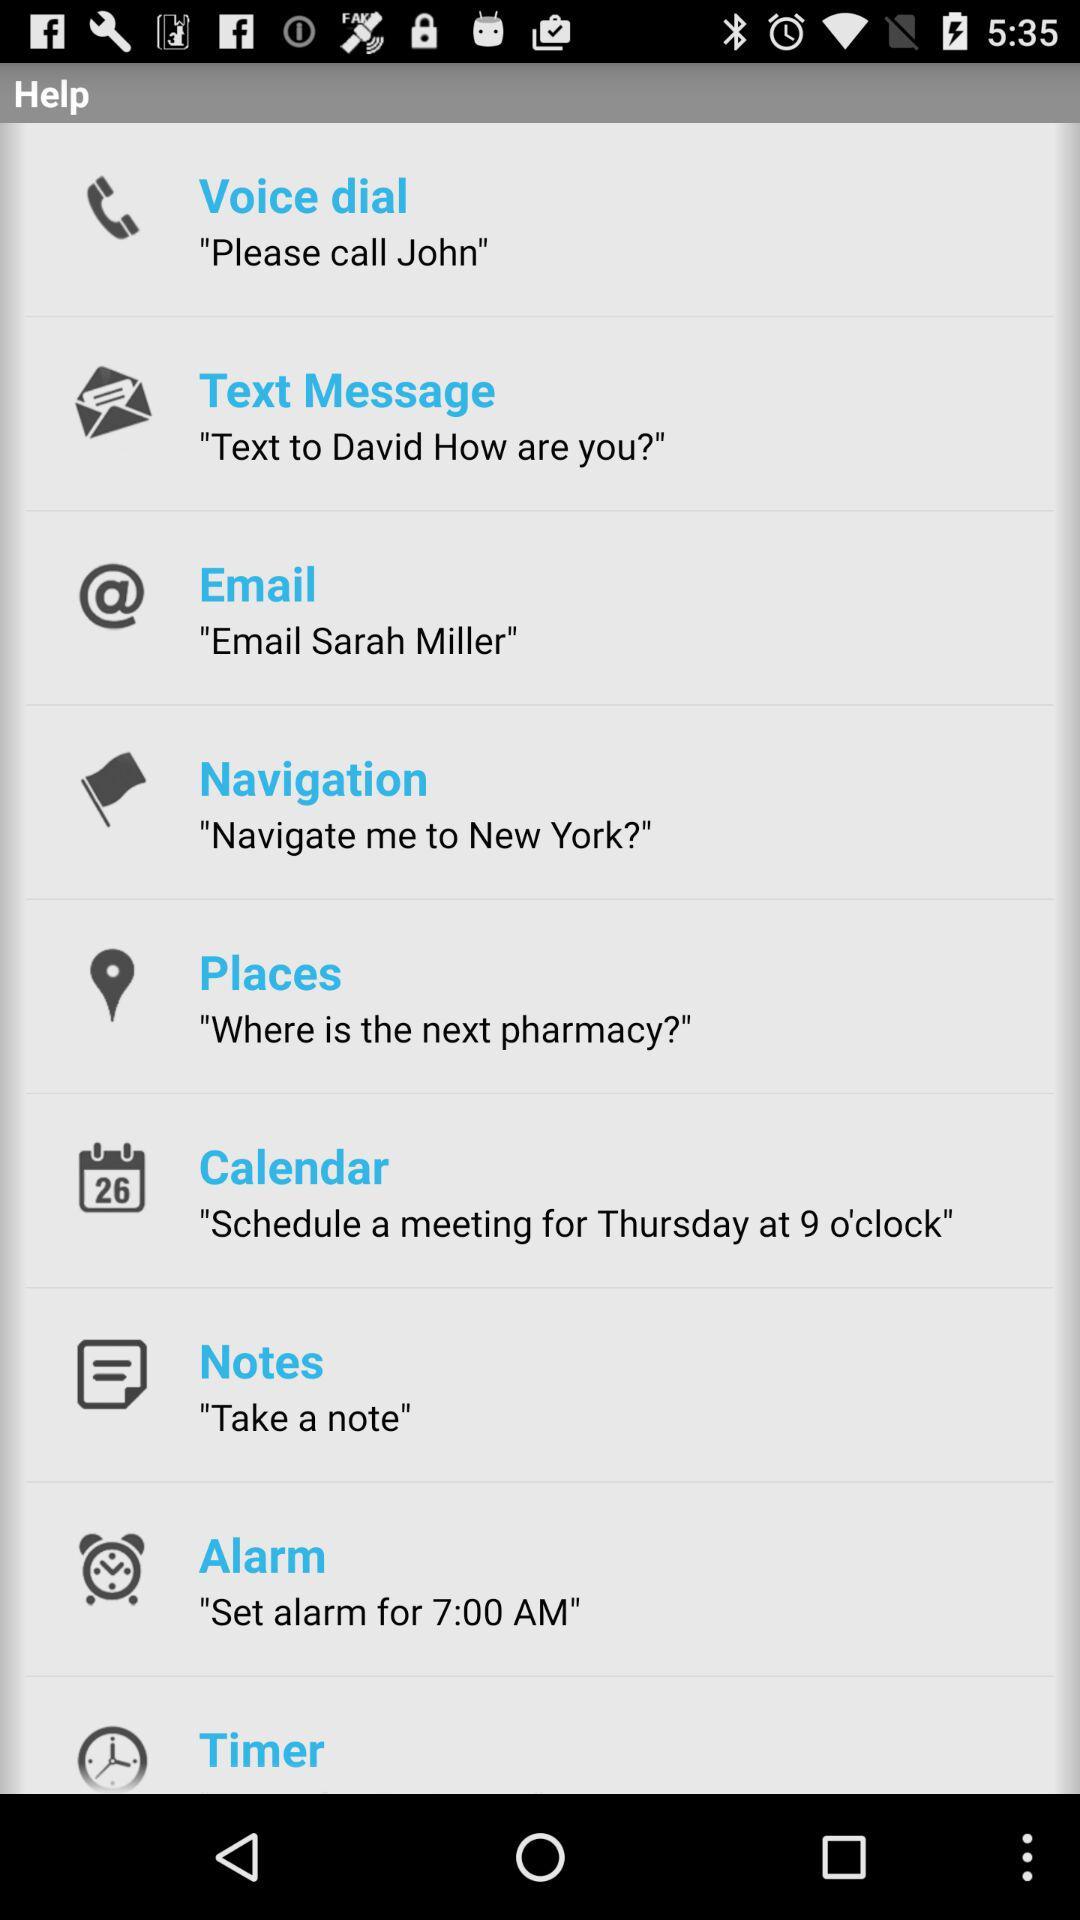 Image resolution: width=1080 pixels, height=1920 pixels. I want to click on app below "email sarah miller" item, so click(313, 776).